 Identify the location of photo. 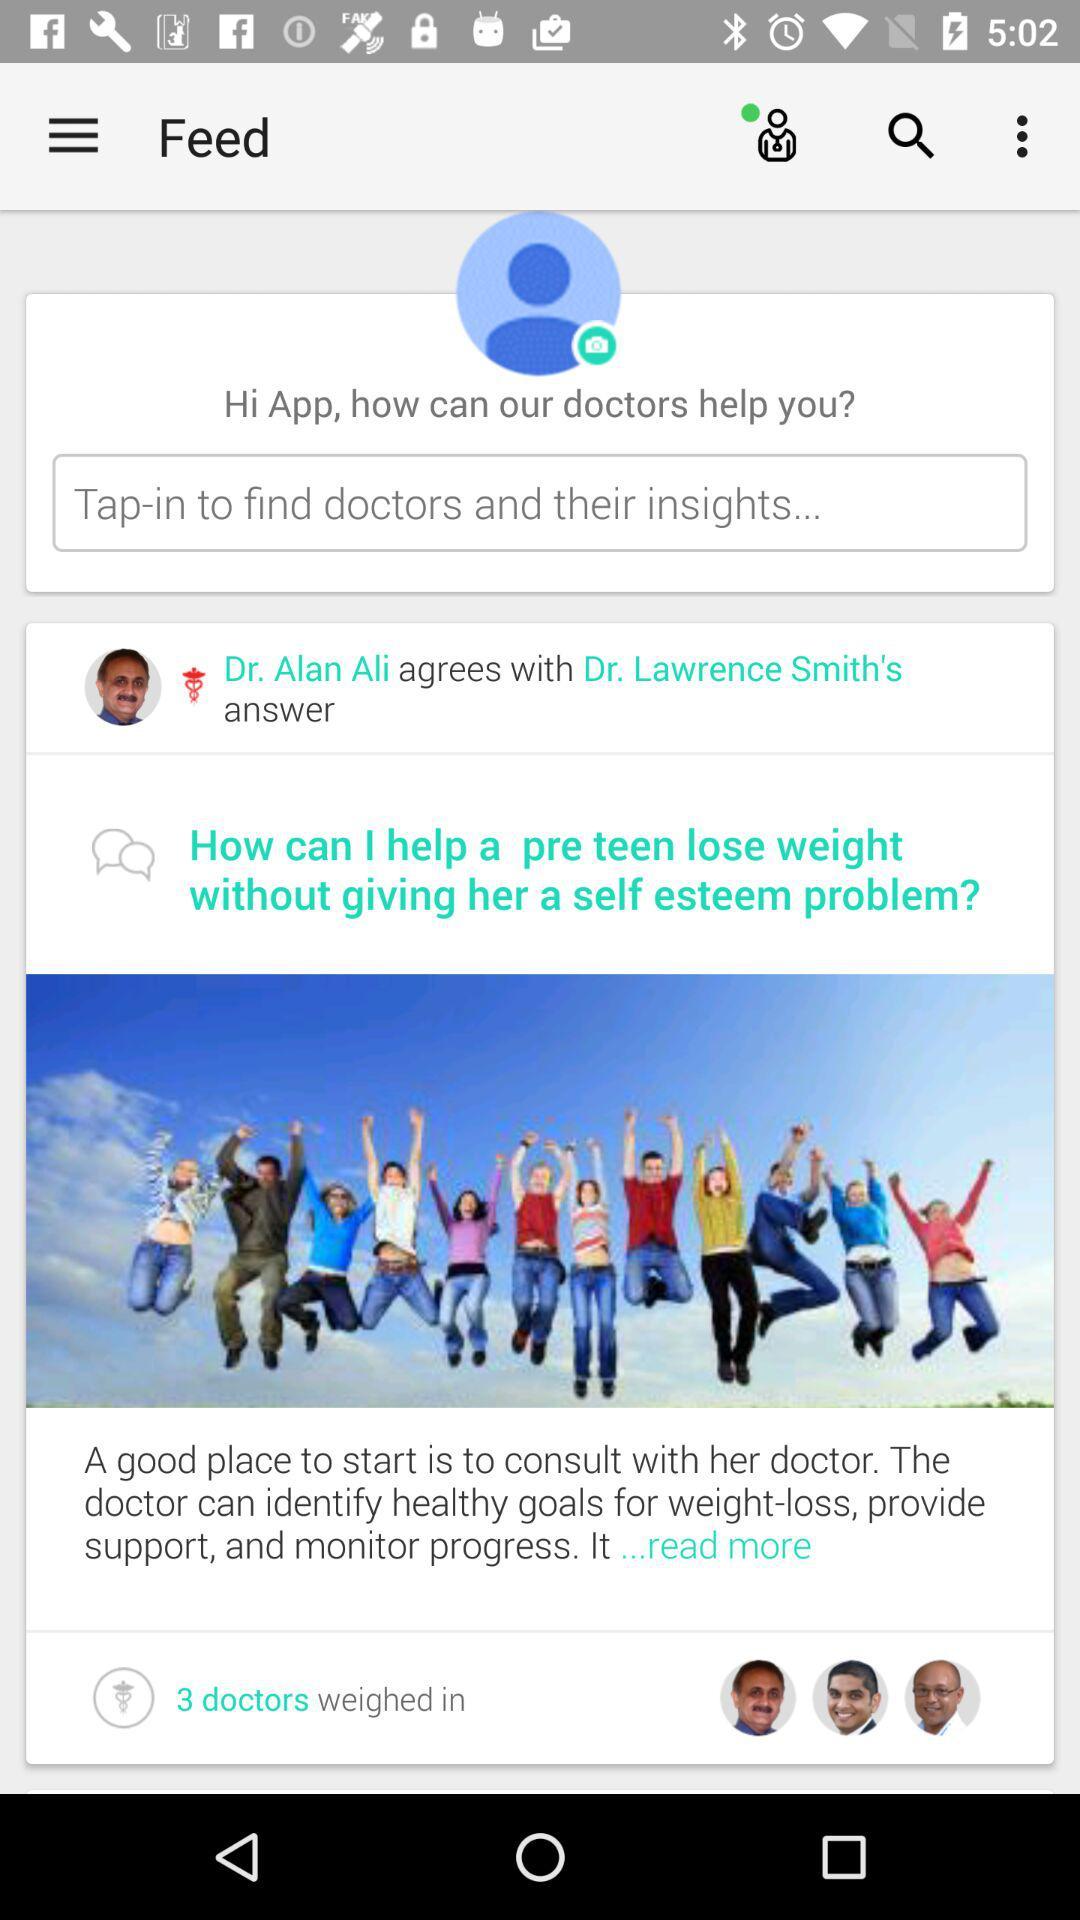
(596, 346).